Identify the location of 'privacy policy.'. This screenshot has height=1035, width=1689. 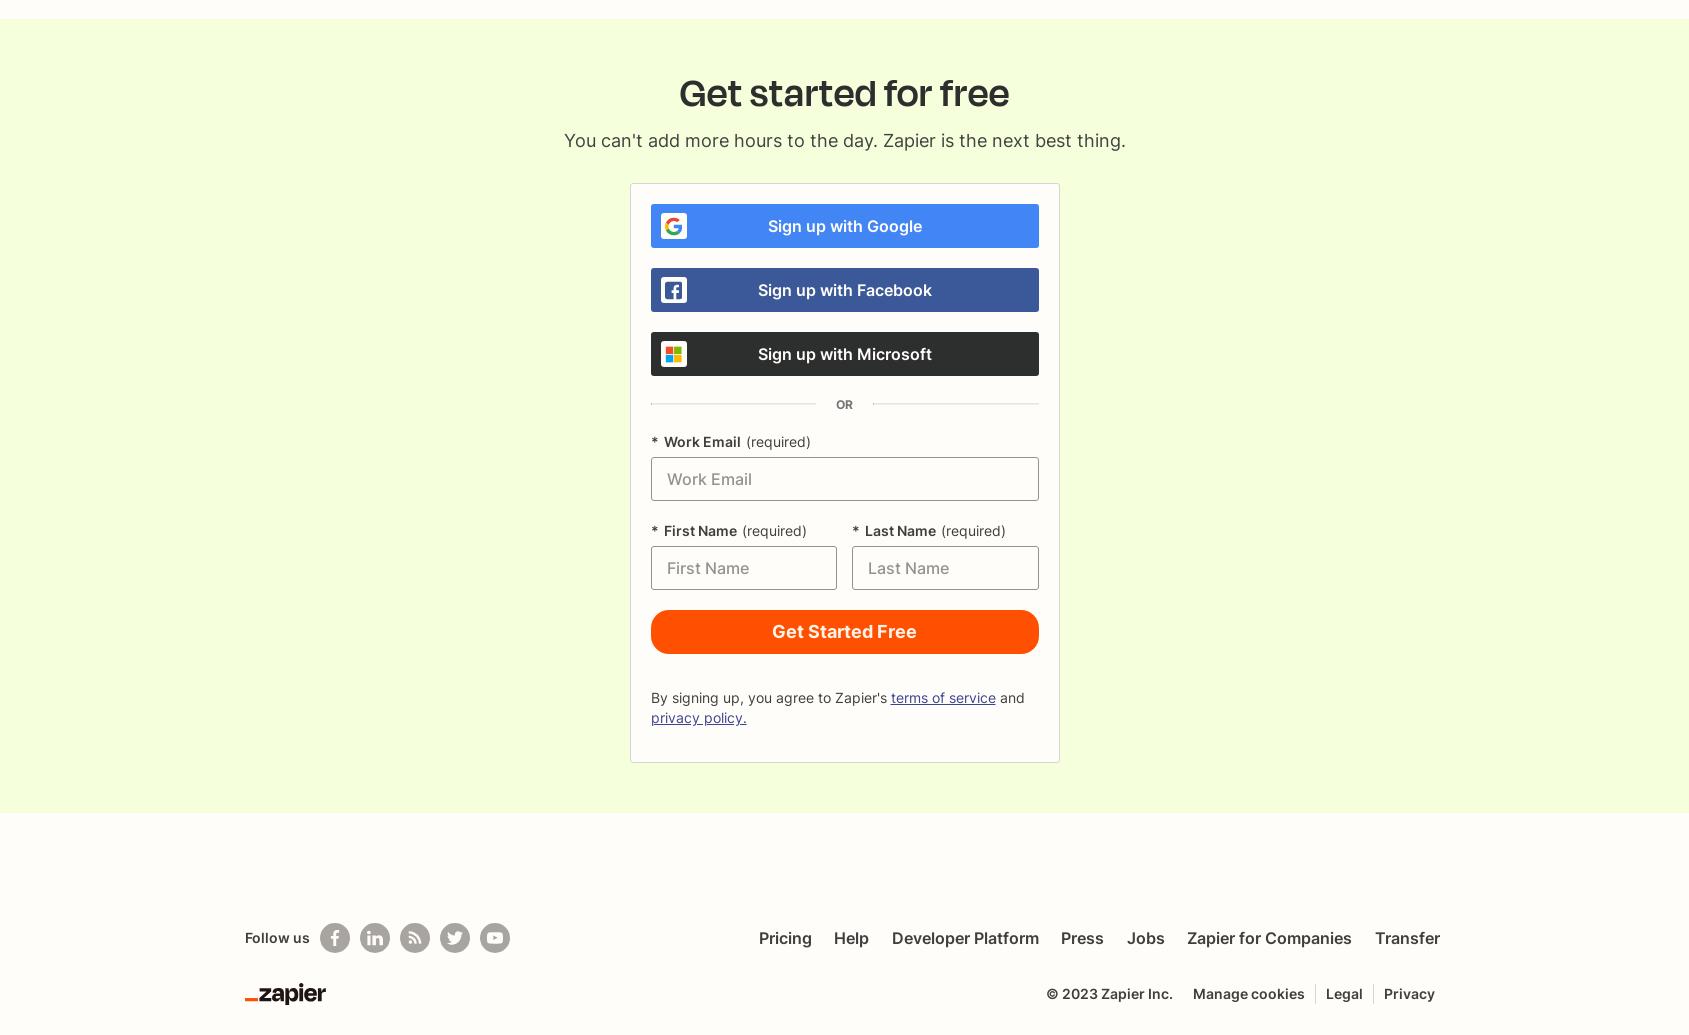
(648, 716).